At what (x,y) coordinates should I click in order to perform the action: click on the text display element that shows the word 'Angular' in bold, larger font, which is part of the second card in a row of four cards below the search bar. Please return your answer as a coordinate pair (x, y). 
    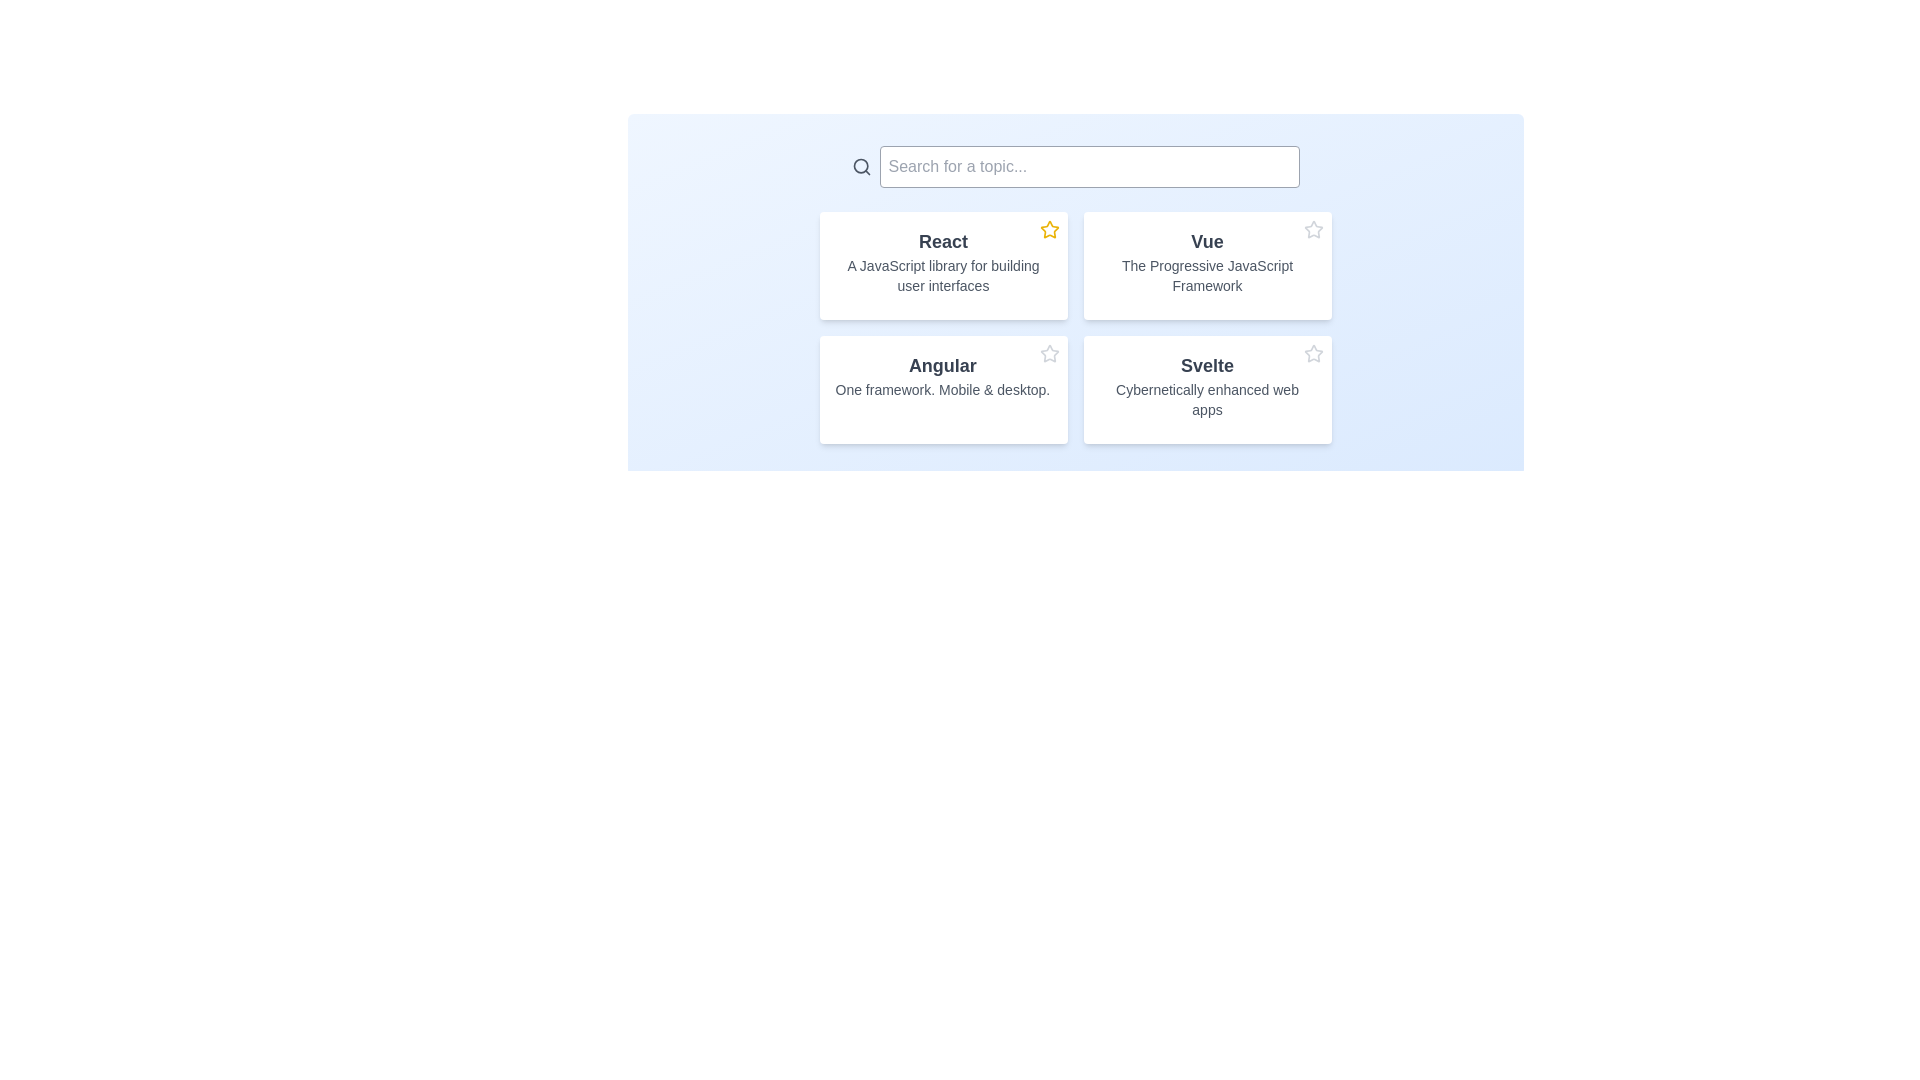
    Looking at the image, I should click on (941, 375).